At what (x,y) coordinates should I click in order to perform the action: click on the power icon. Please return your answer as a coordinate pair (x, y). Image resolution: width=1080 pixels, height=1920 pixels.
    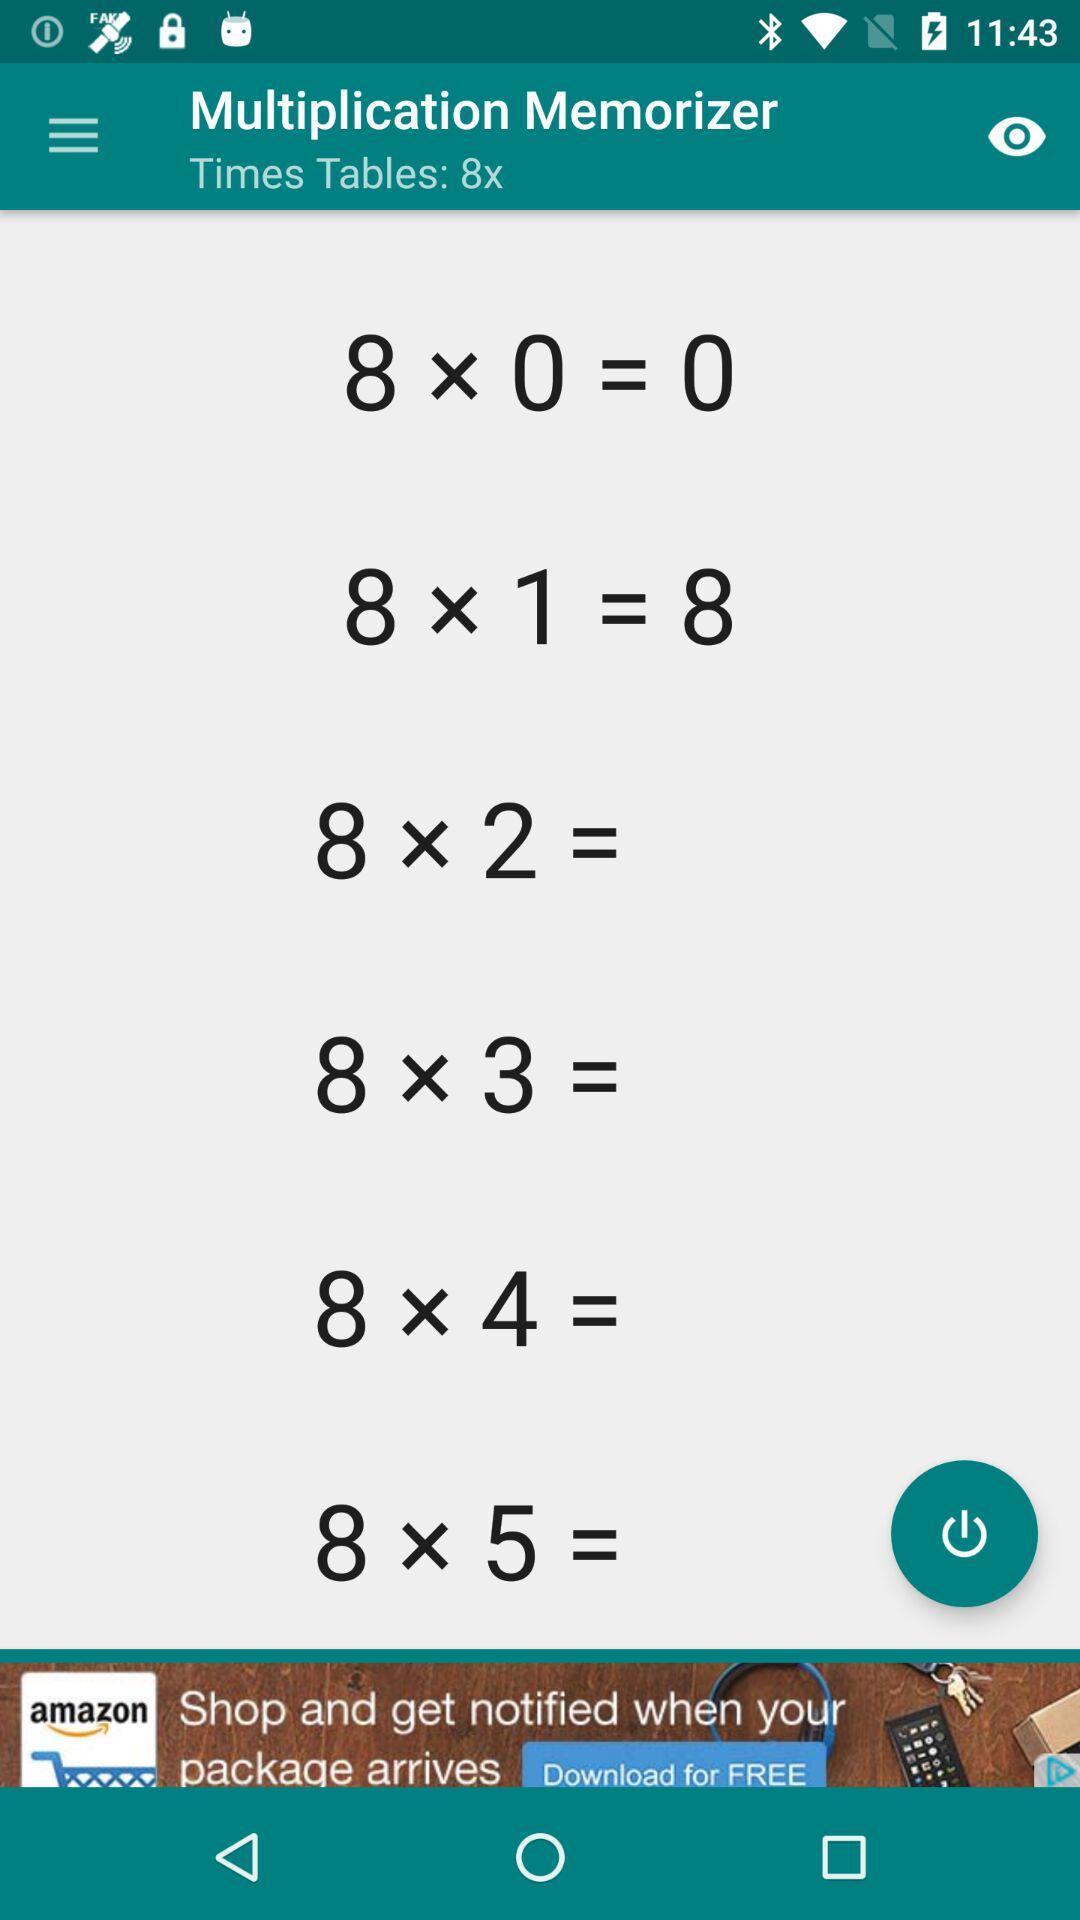
    Looking at the image, I should click on (963, 1532).